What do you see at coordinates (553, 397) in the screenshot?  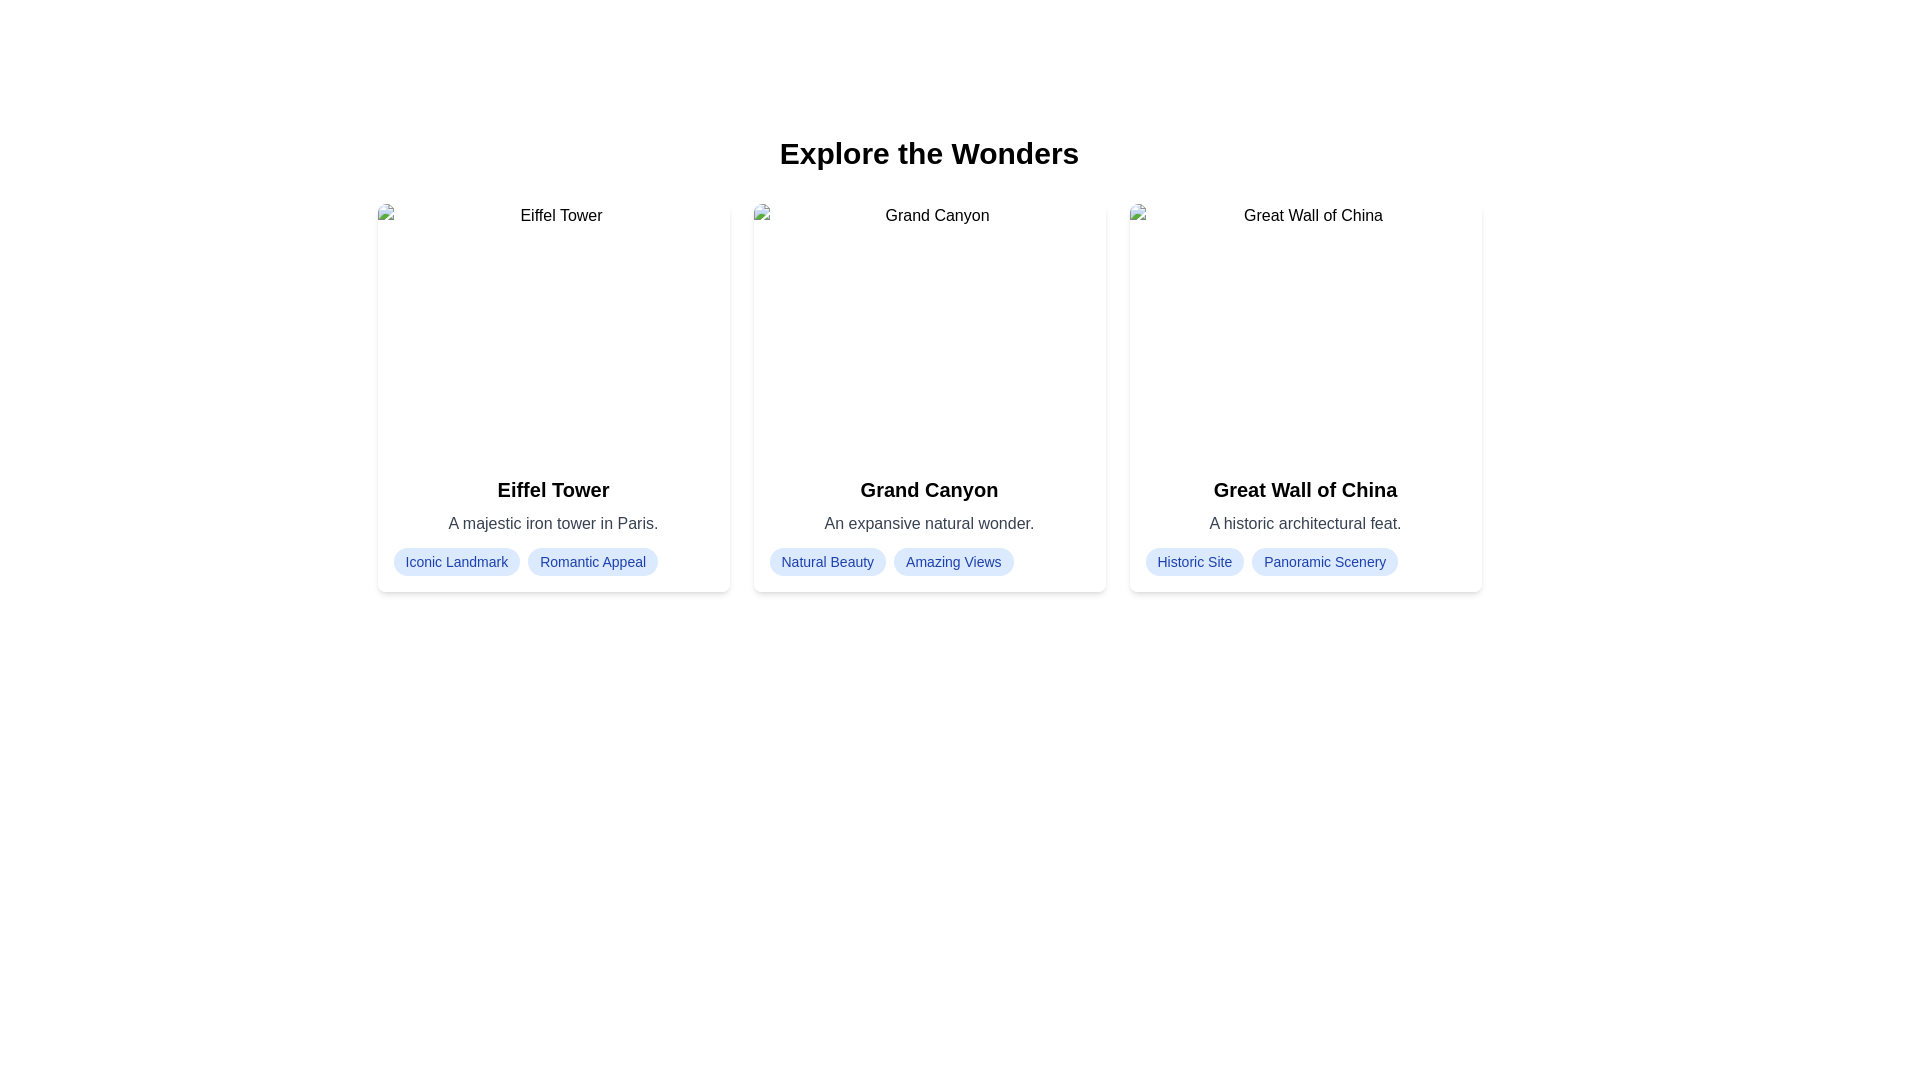 I see `the informational card about the Eiffel Tower located in the leftmost position of the grid` at bounding box center [553, 397].